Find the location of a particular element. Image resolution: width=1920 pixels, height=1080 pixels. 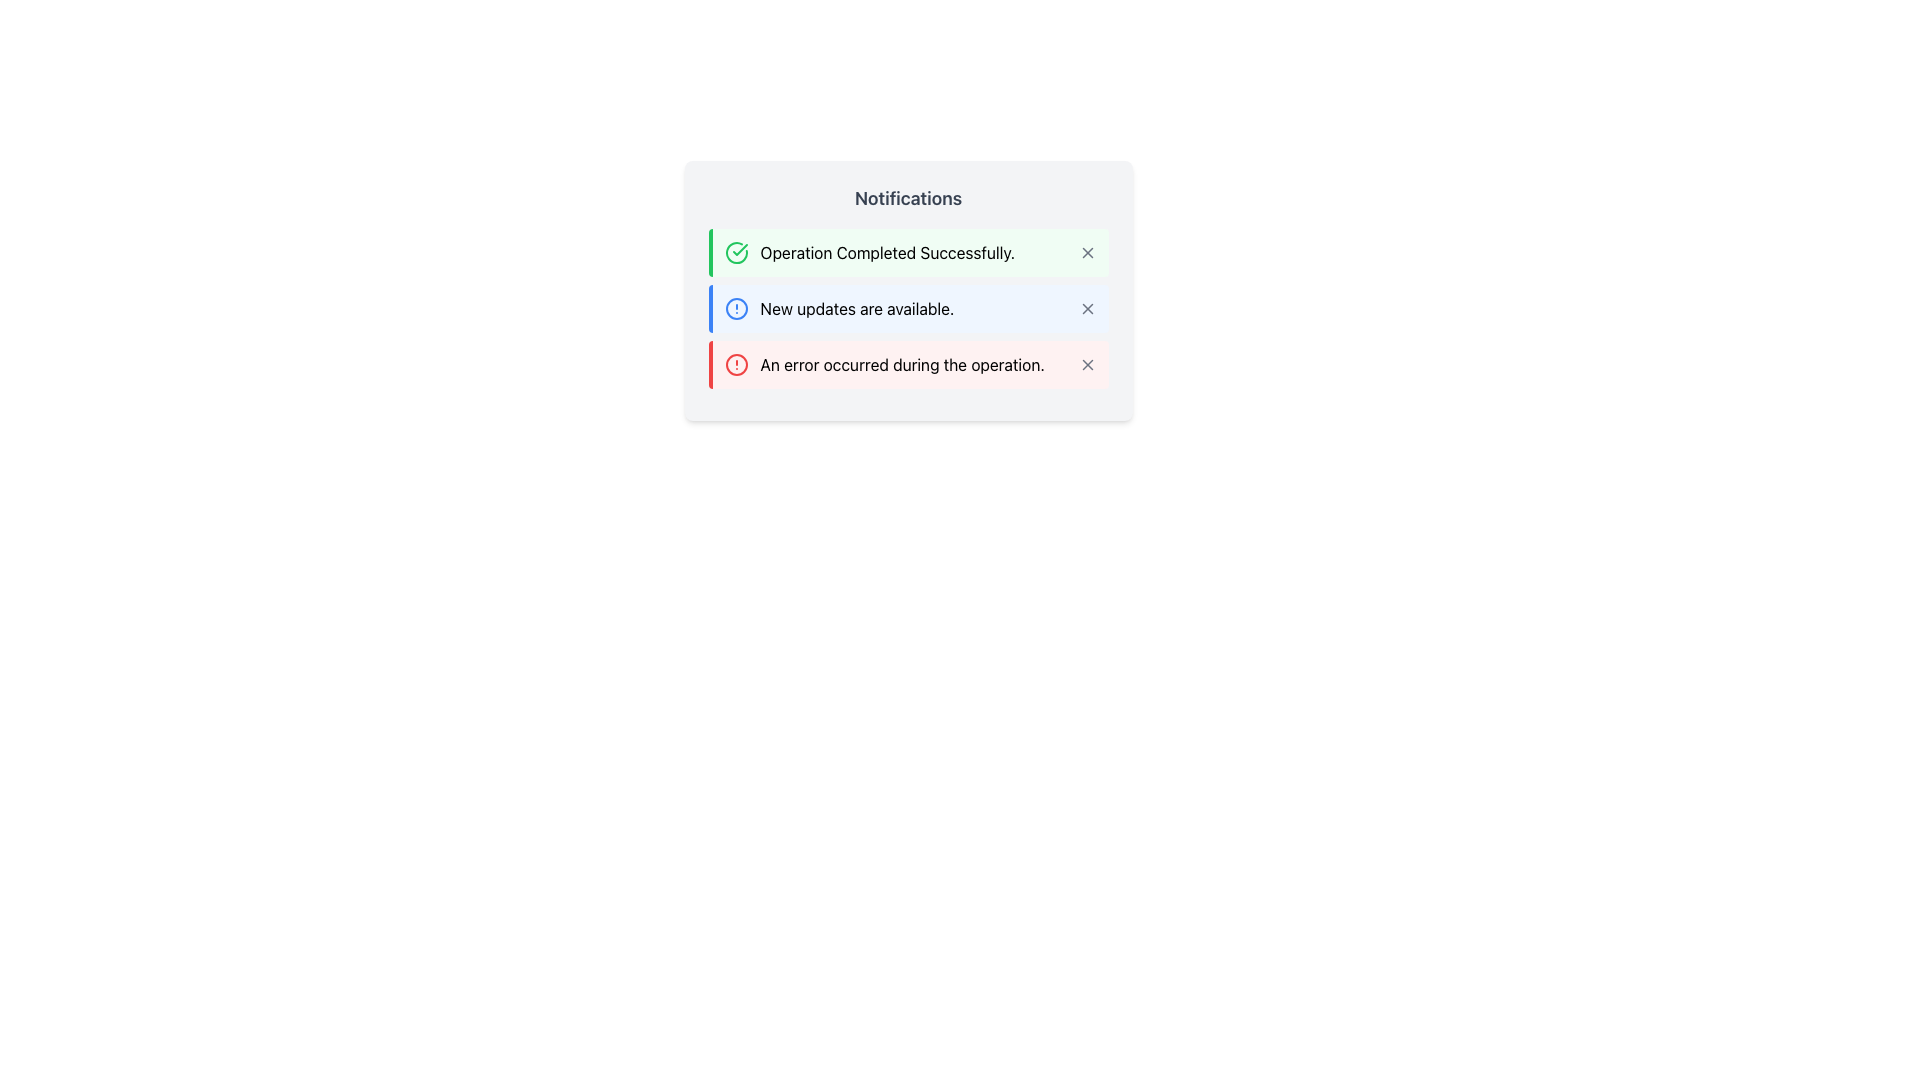

the close button icon located at the right side of the notification bar for 'New updates are available.' is located at coordinates (1086, 308).